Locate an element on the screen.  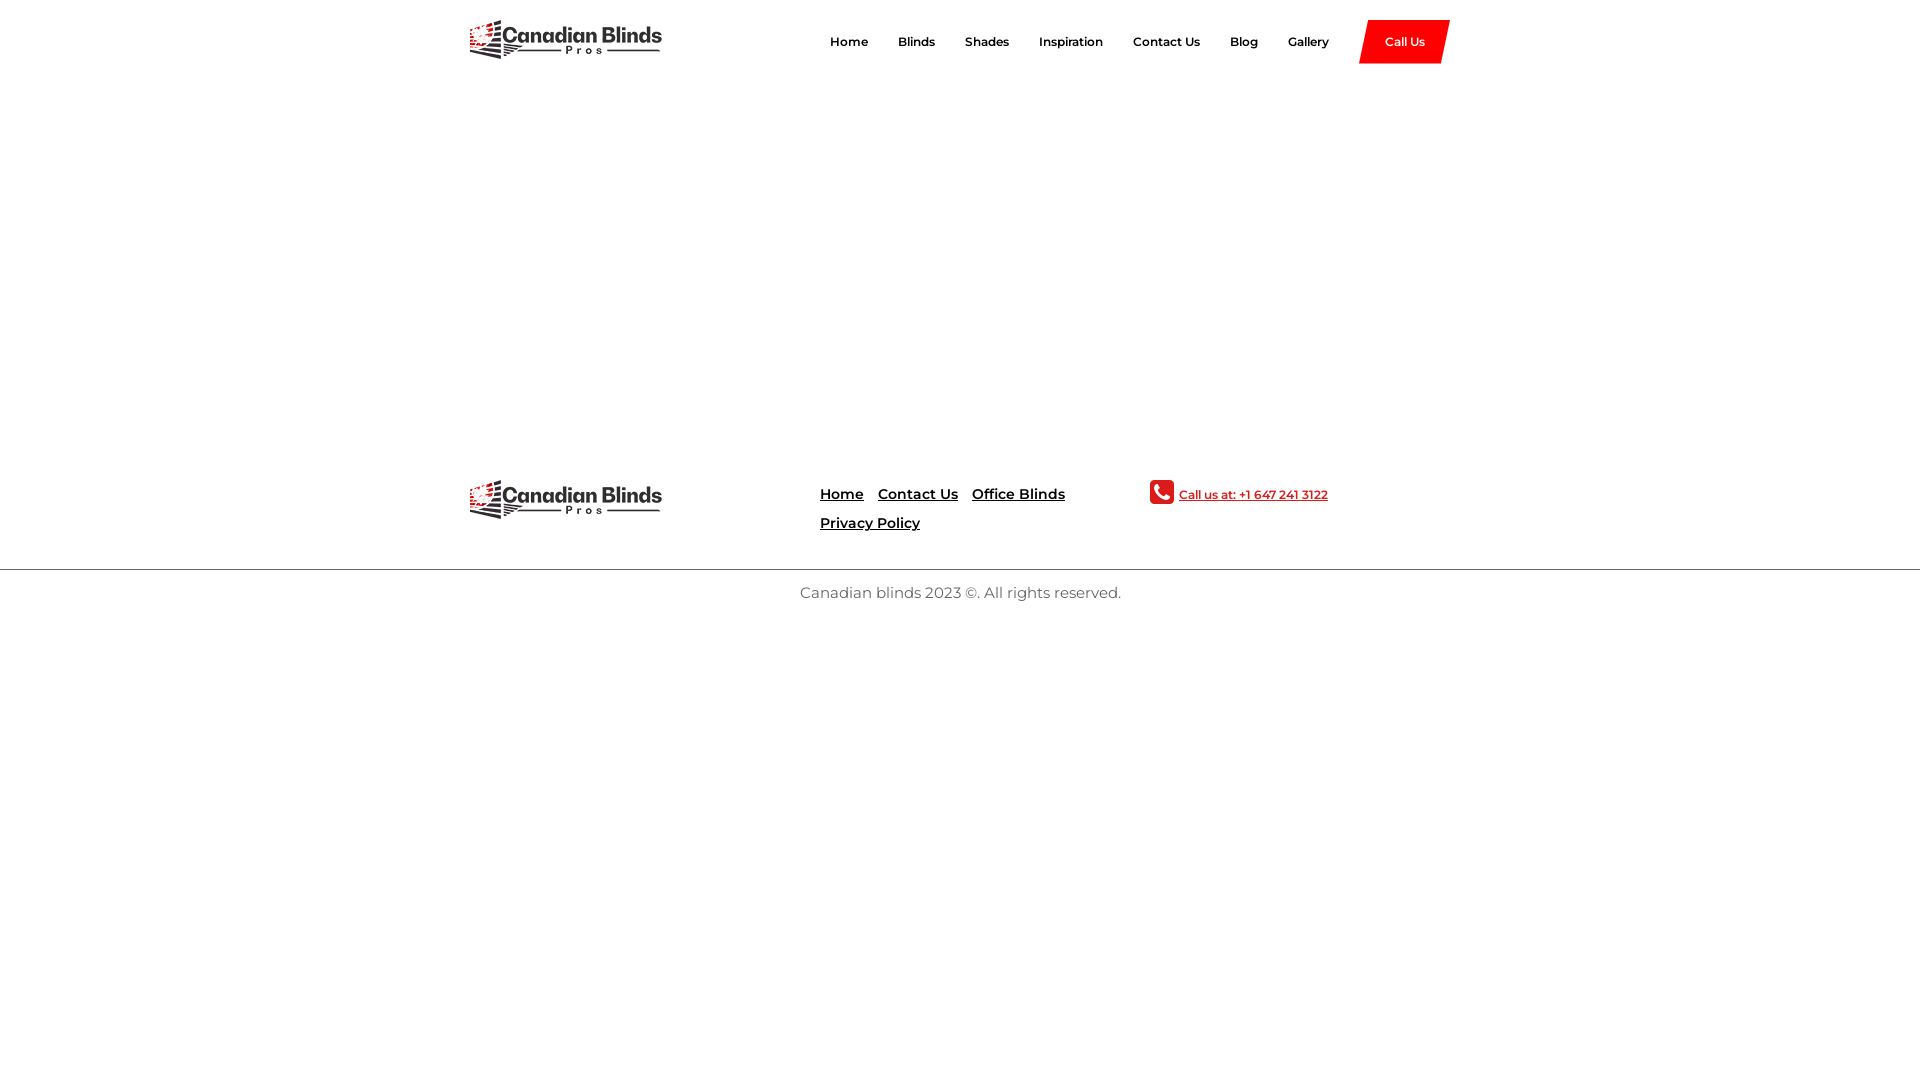
'Home' is located at coordinates (820, 493).